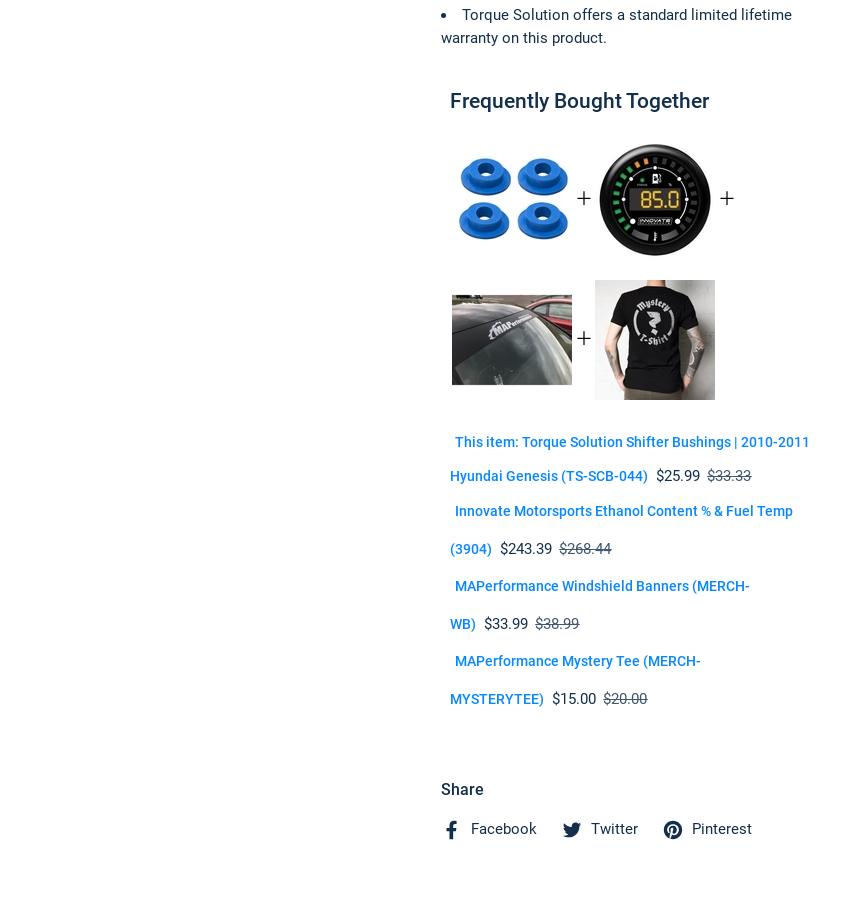 The image size is (850, 918). Describe the element at coordinates (523, 546) in the screenshot. I see `'$243.39'` at that location.